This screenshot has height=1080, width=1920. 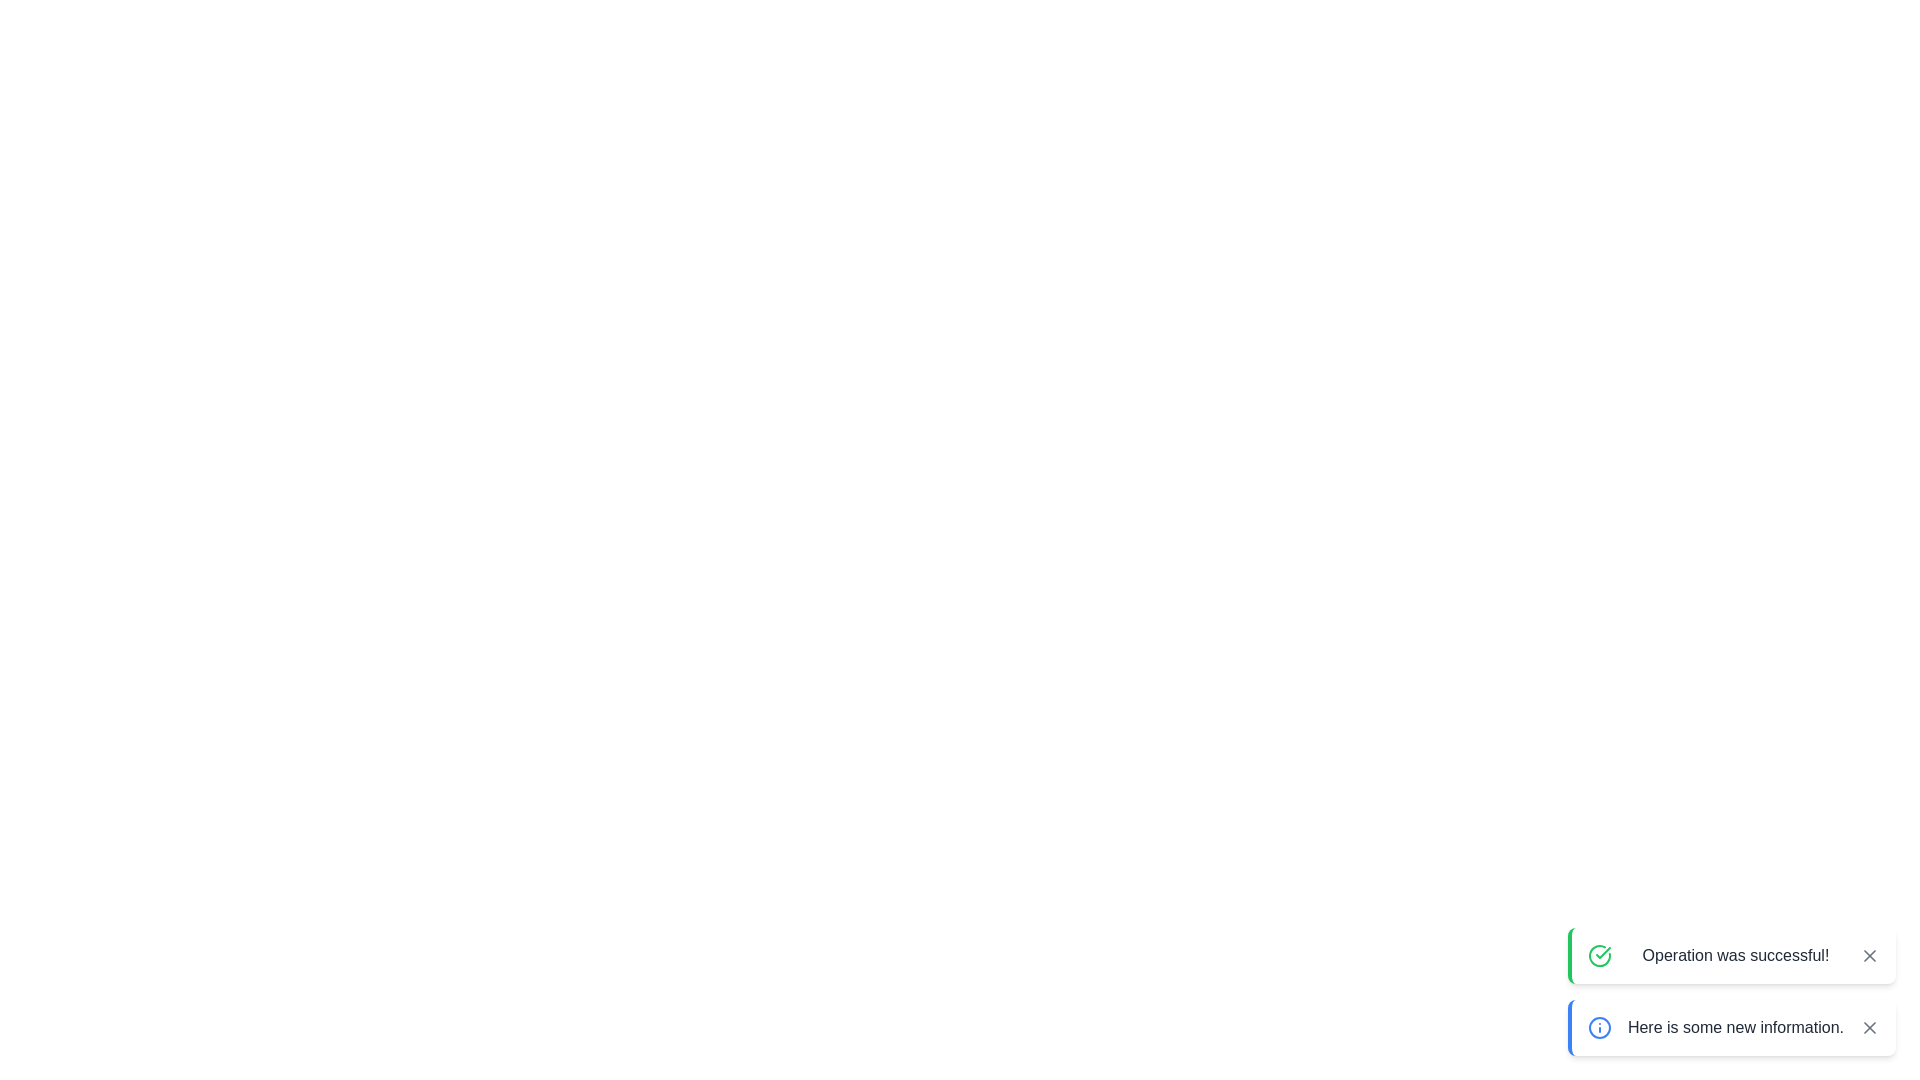 I want to click on the first snackbar element to observe the hover effect, so click(x=1731, y=955).